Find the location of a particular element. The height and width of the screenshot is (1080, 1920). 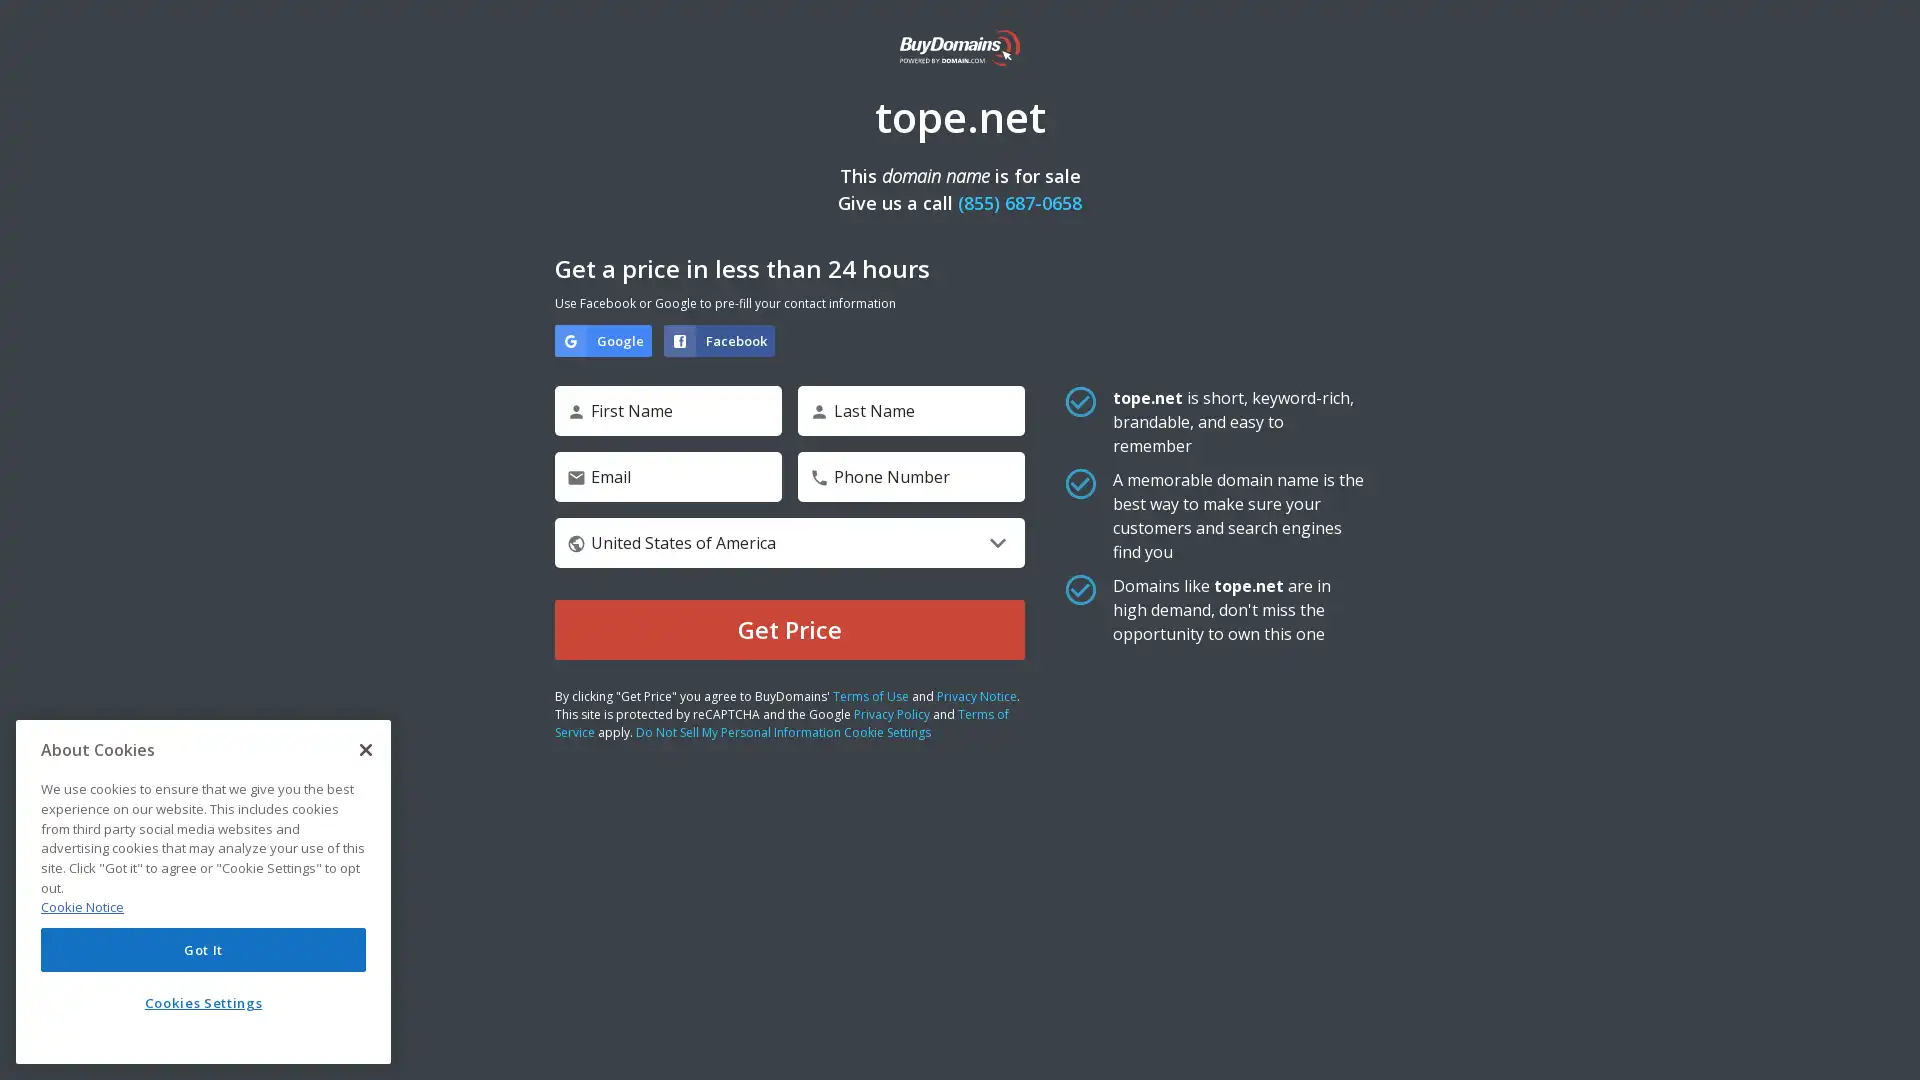

Got It is located at coordinates (203, 948).